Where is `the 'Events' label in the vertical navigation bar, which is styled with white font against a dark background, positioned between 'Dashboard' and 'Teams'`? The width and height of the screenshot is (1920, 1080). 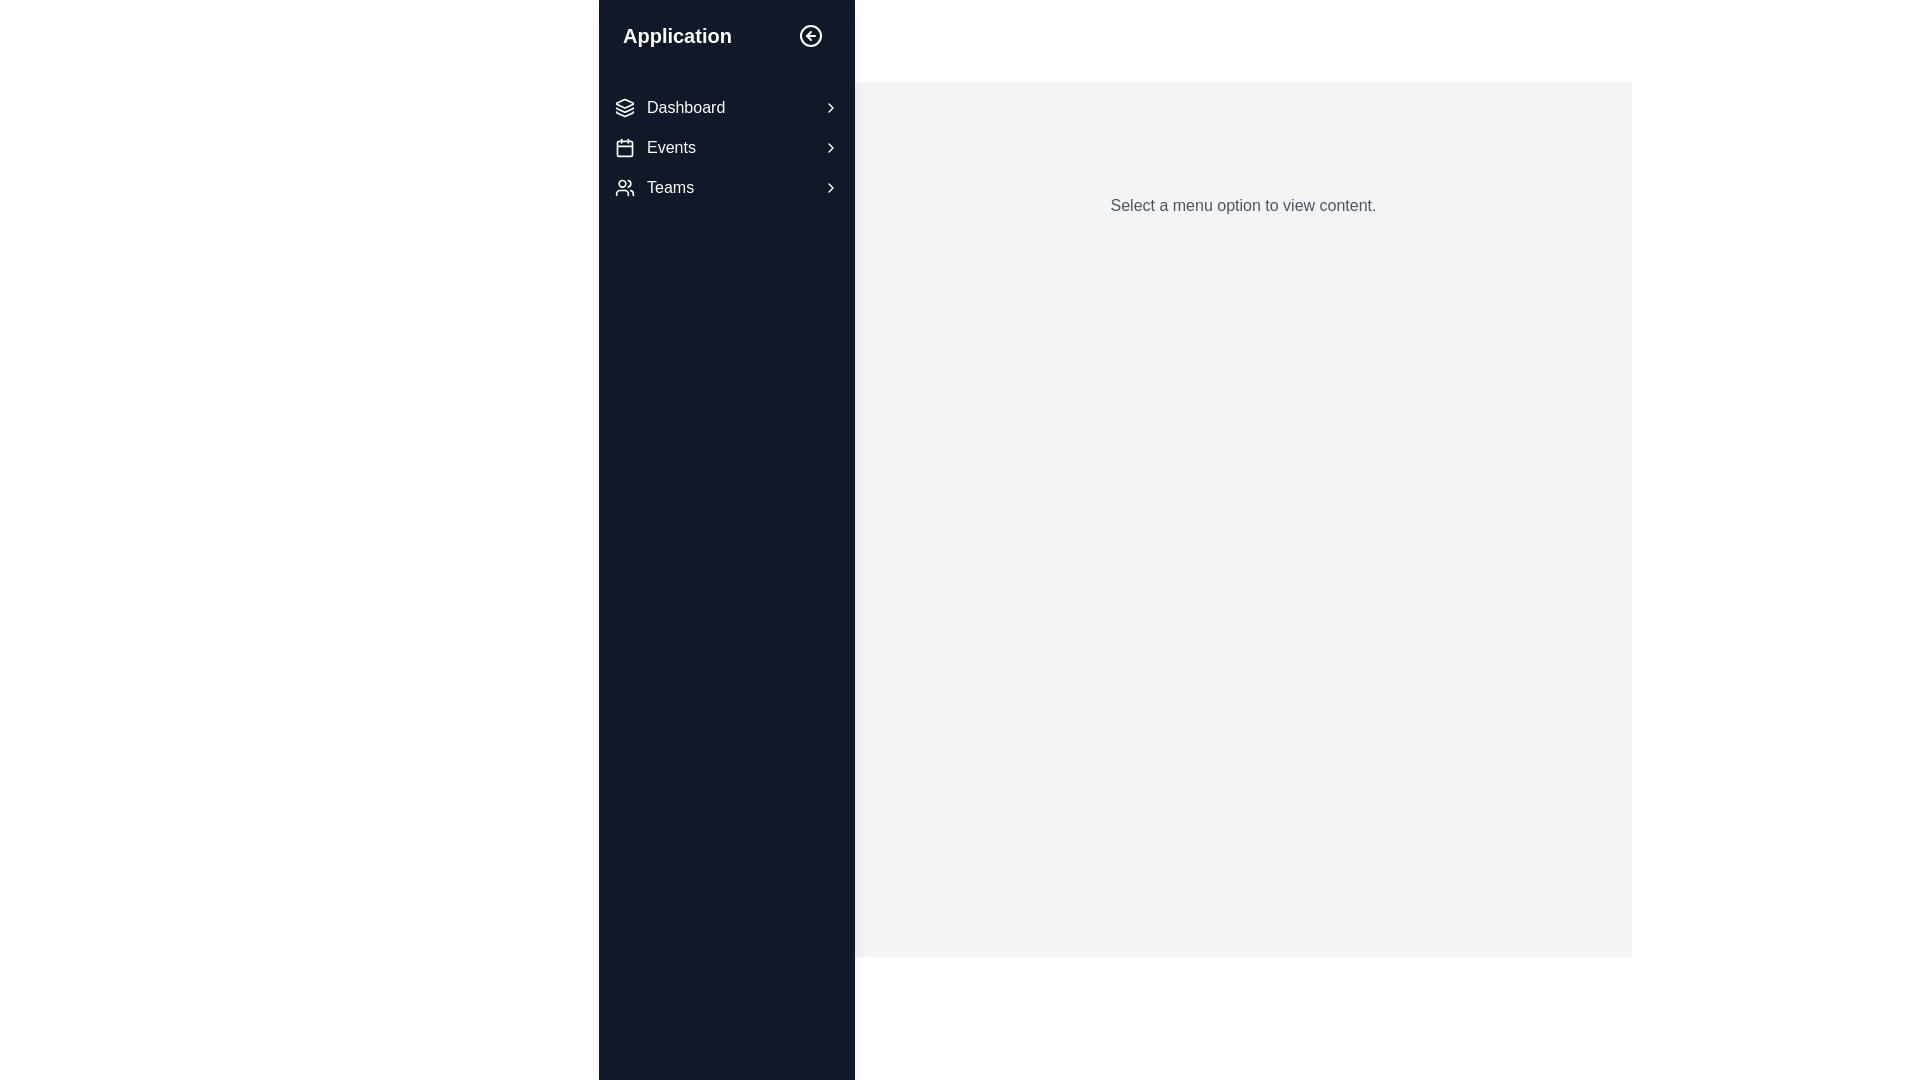 the 'Events' label in the vertical navigation bar, which is styled with white font against a dark background, positioned between 'Dashboard' and 'Teams' is located at coordinates (671, 146).